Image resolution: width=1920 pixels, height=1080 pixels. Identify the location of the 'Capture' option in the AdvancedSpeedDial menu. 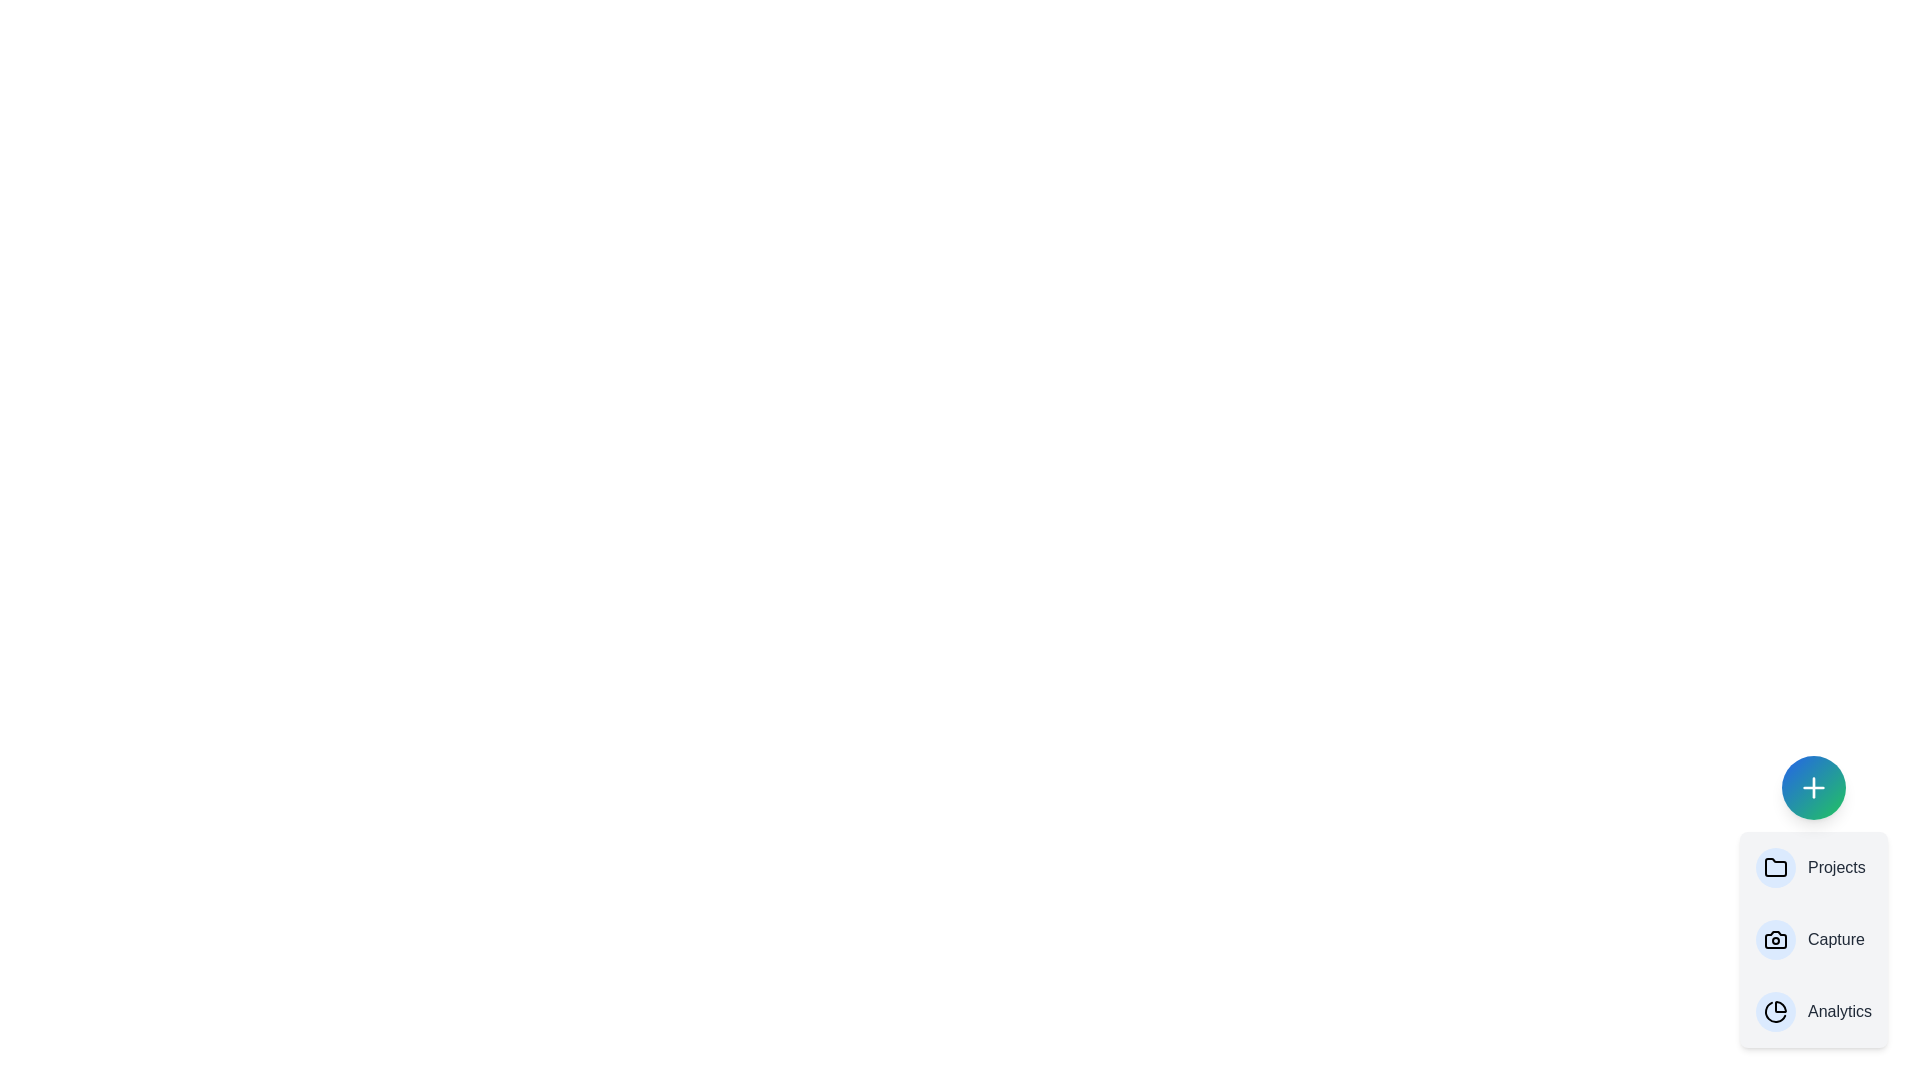
(1814, 940).